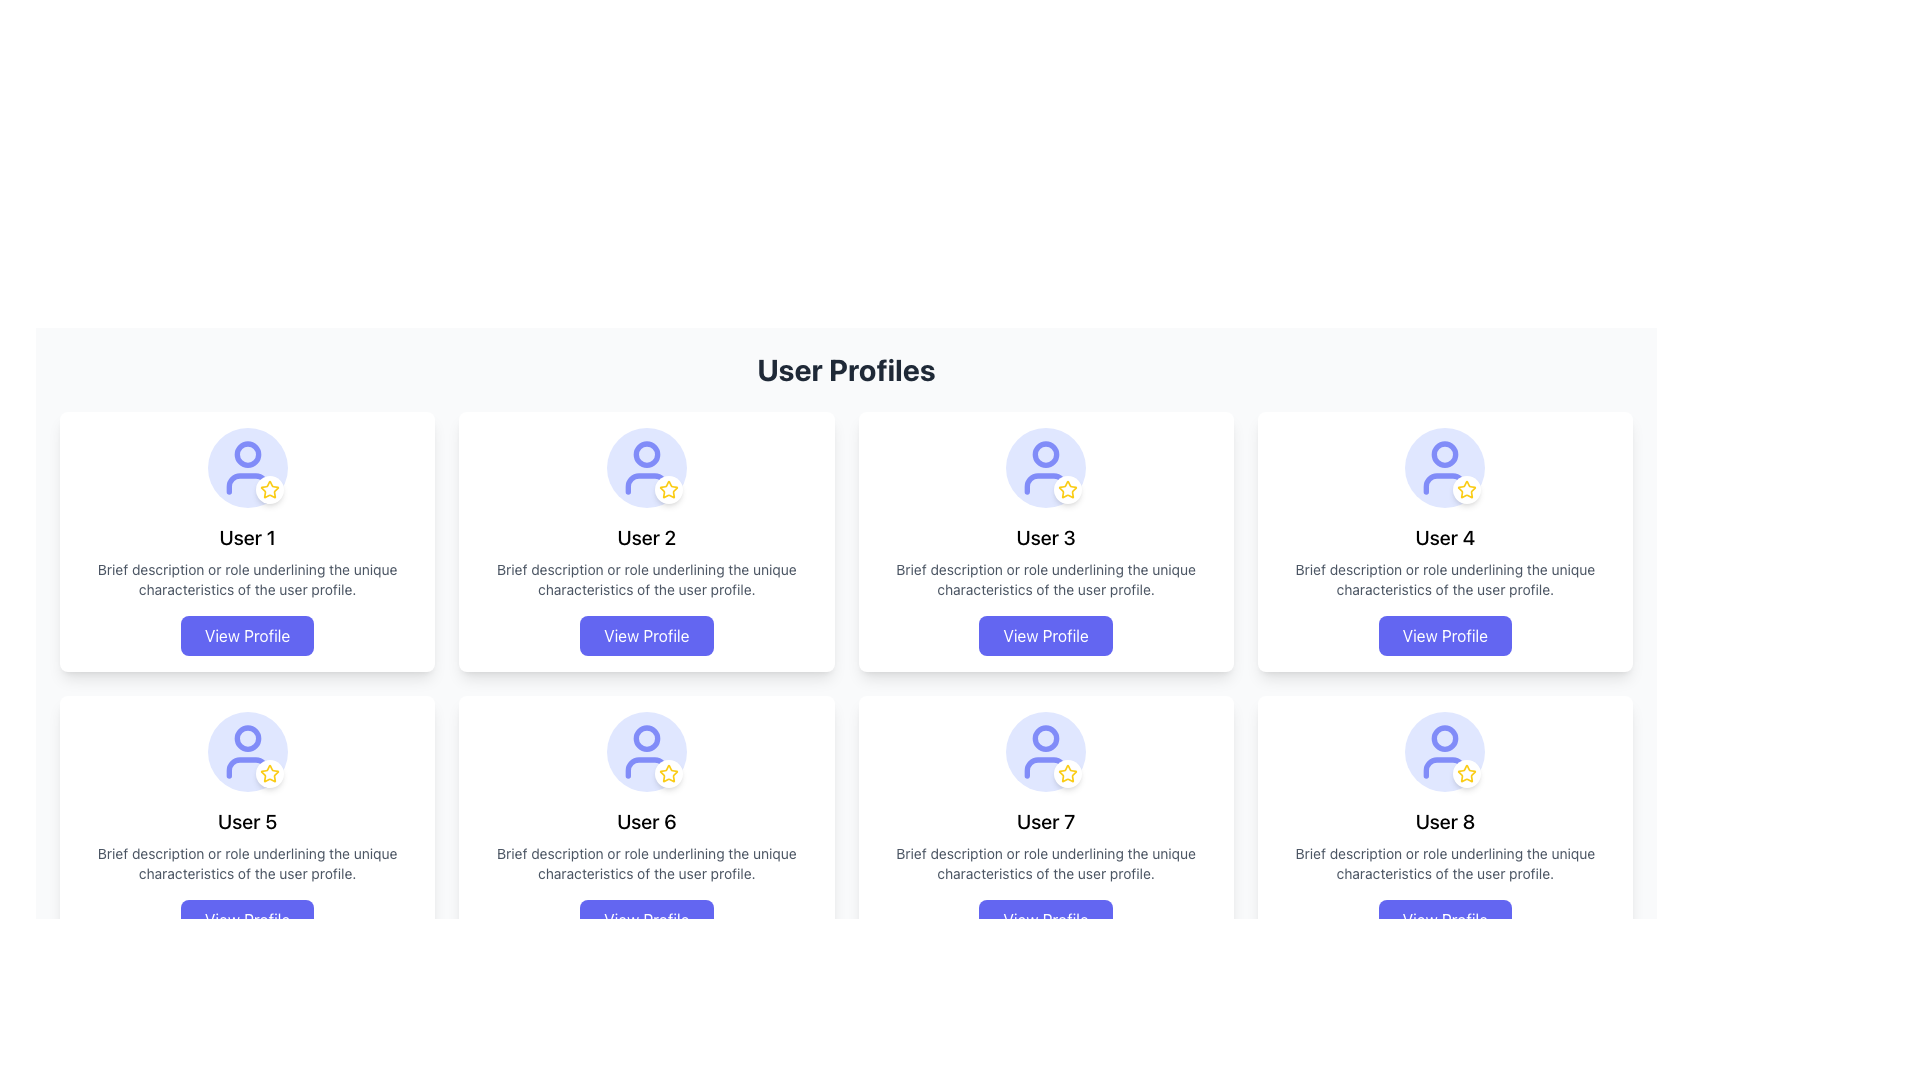 The height and width of the screenshot is (1080, 1920). I want to click on the Circular icon with a user avatar and star decoration located at the top-center of the 'User 2' card, so click(646, 467).